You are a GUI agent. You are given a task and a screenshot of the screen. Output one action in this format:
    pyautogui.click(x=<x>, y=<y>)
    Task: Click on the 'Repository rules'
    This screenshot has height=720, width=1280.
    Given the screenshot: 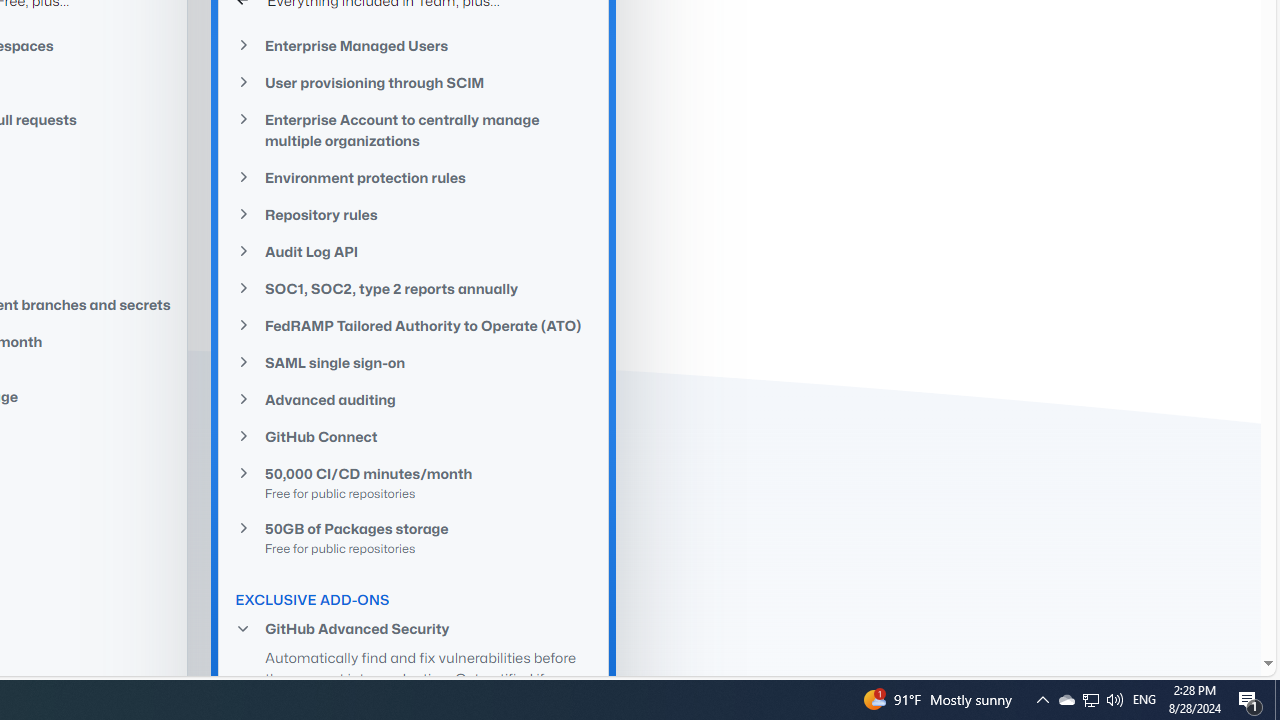 What is the action you would take?
    pyautogui.click(x=413, y=214)
    